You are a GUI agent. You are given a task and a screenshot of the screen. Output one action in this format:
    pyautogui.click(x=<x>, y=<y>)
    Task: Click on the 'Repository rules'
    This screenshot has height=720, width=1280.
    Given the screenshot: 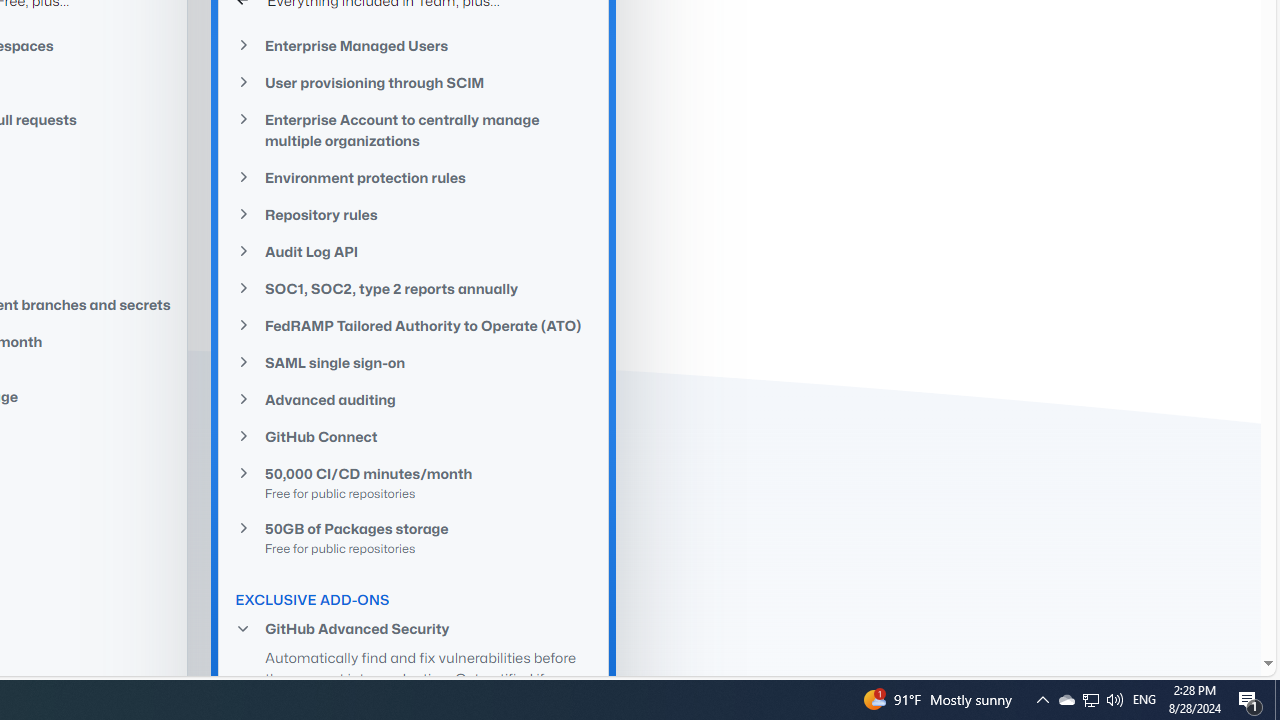 What is the action you would take?
    pyautogui.click(x=413, y=214)
    